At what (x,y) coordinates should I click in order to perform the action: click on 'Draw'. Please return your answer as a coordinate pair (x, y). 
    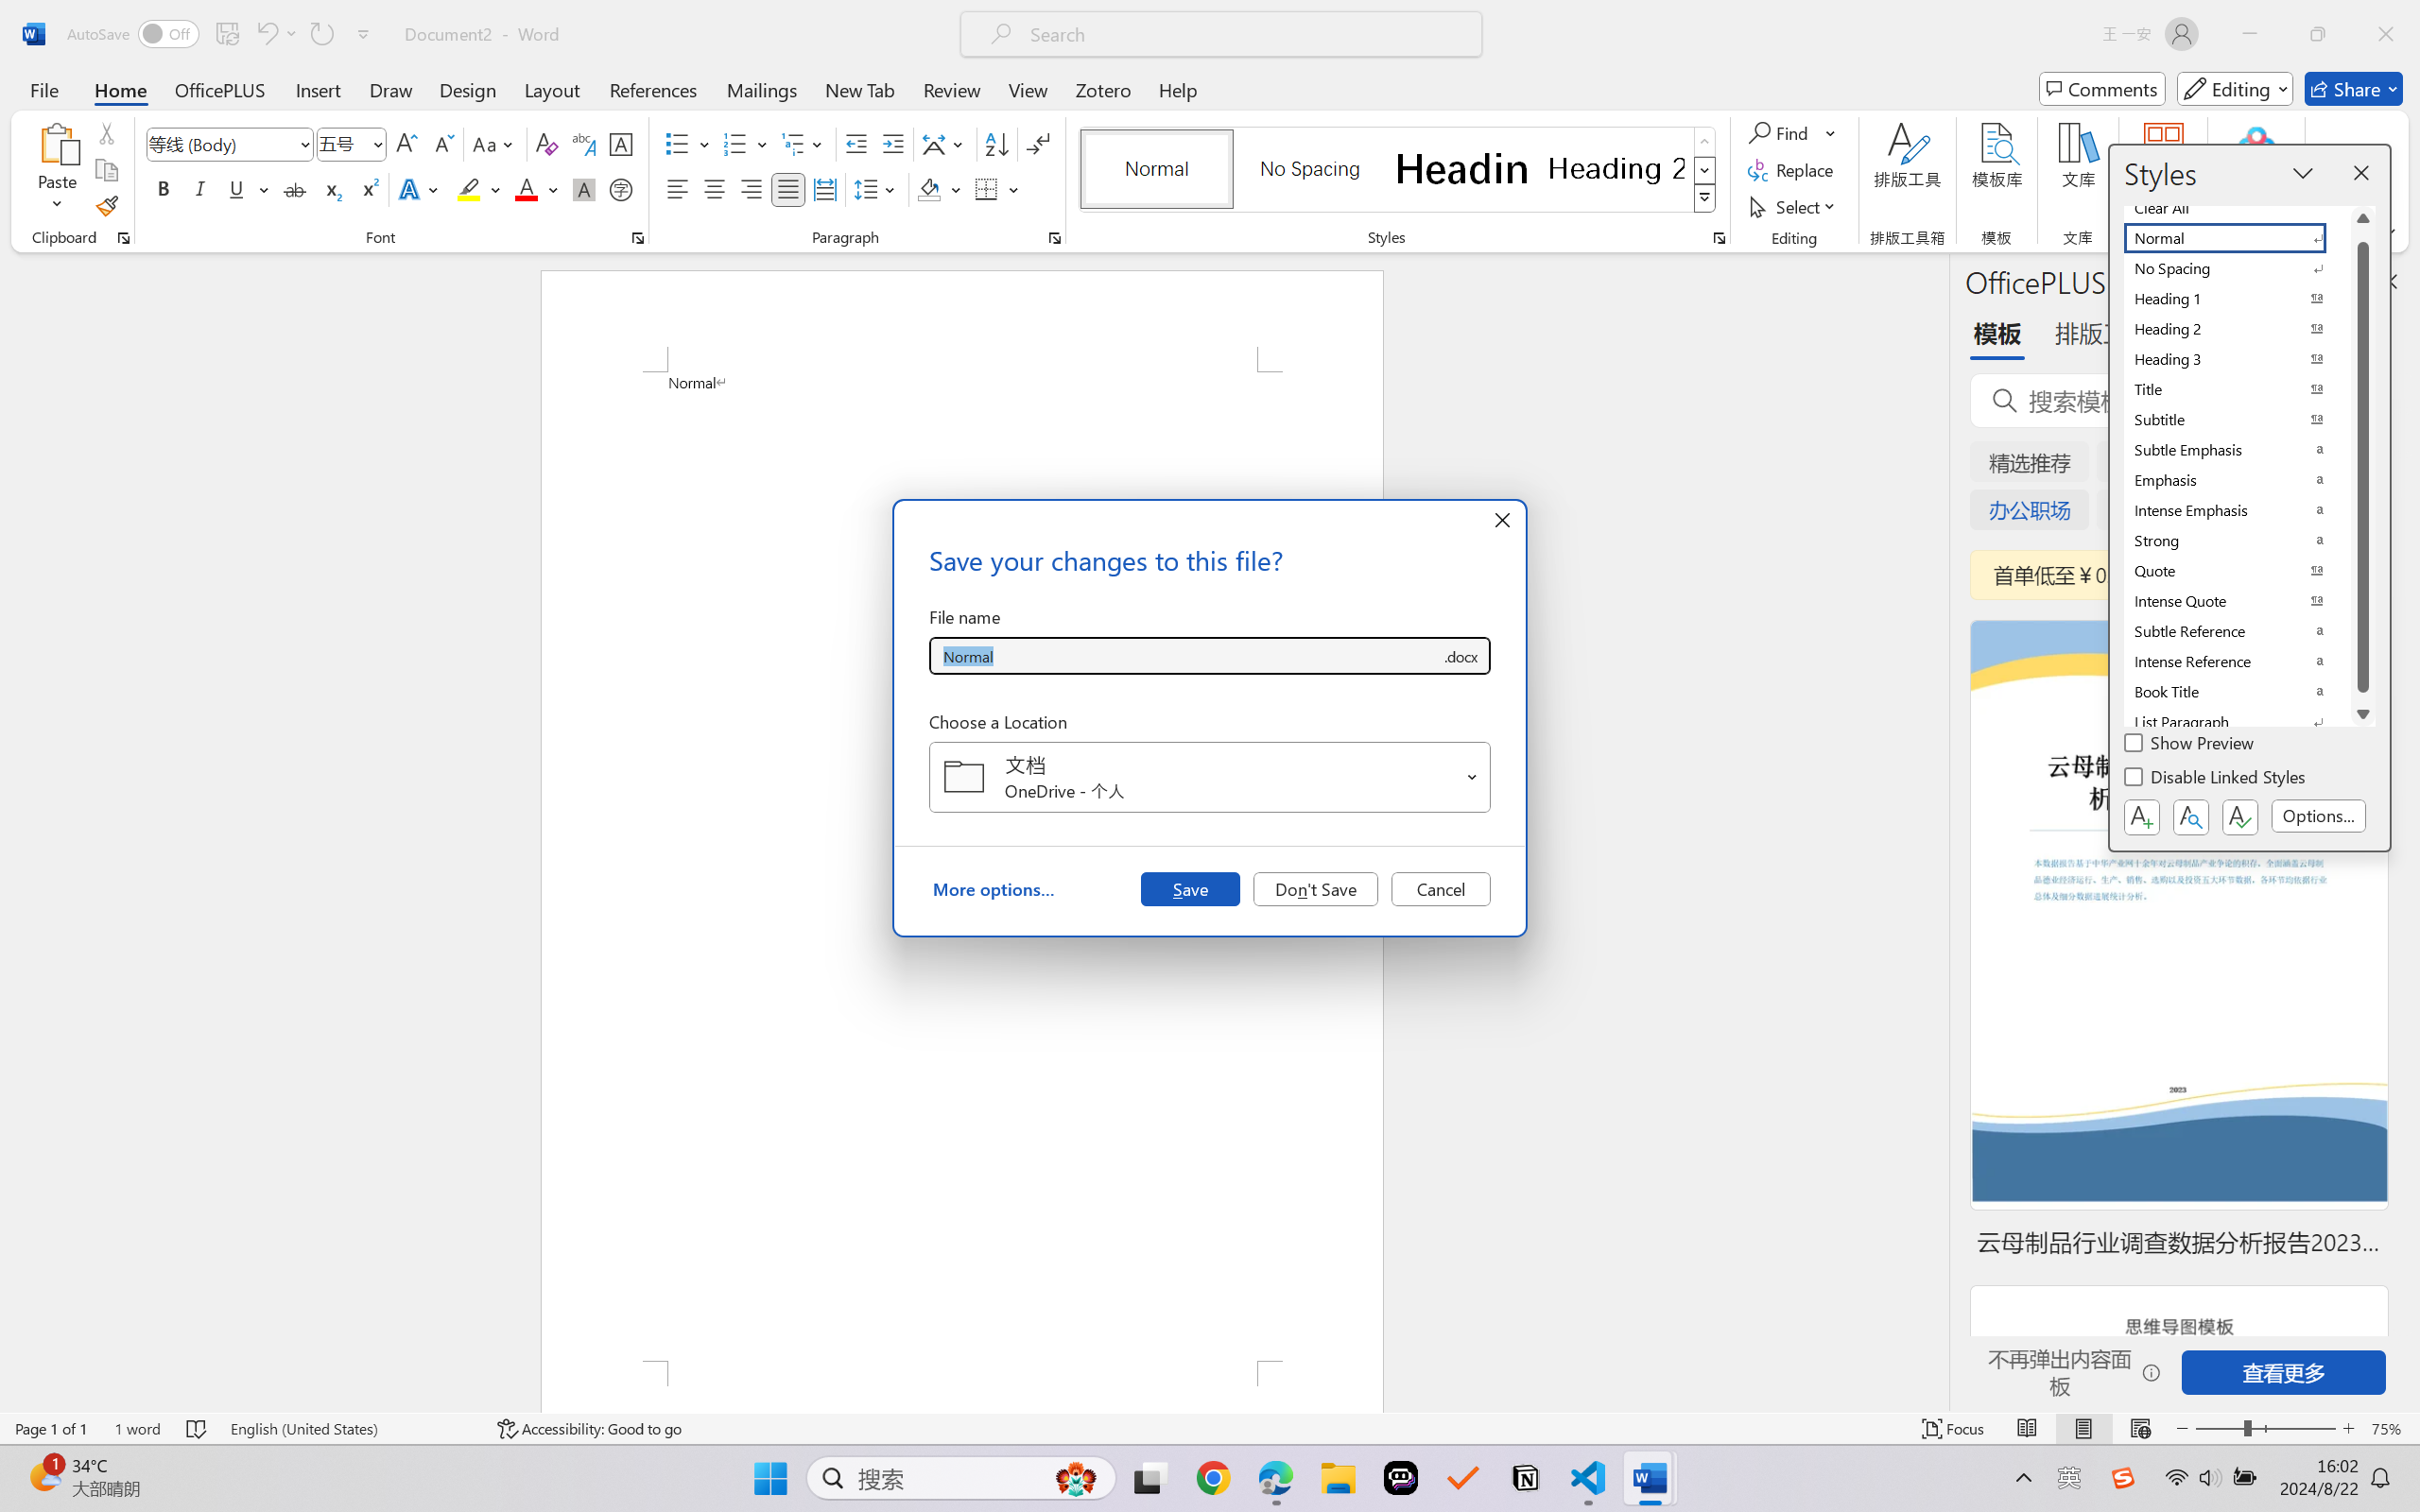
    Looking at the image, I should click on (391, 88).